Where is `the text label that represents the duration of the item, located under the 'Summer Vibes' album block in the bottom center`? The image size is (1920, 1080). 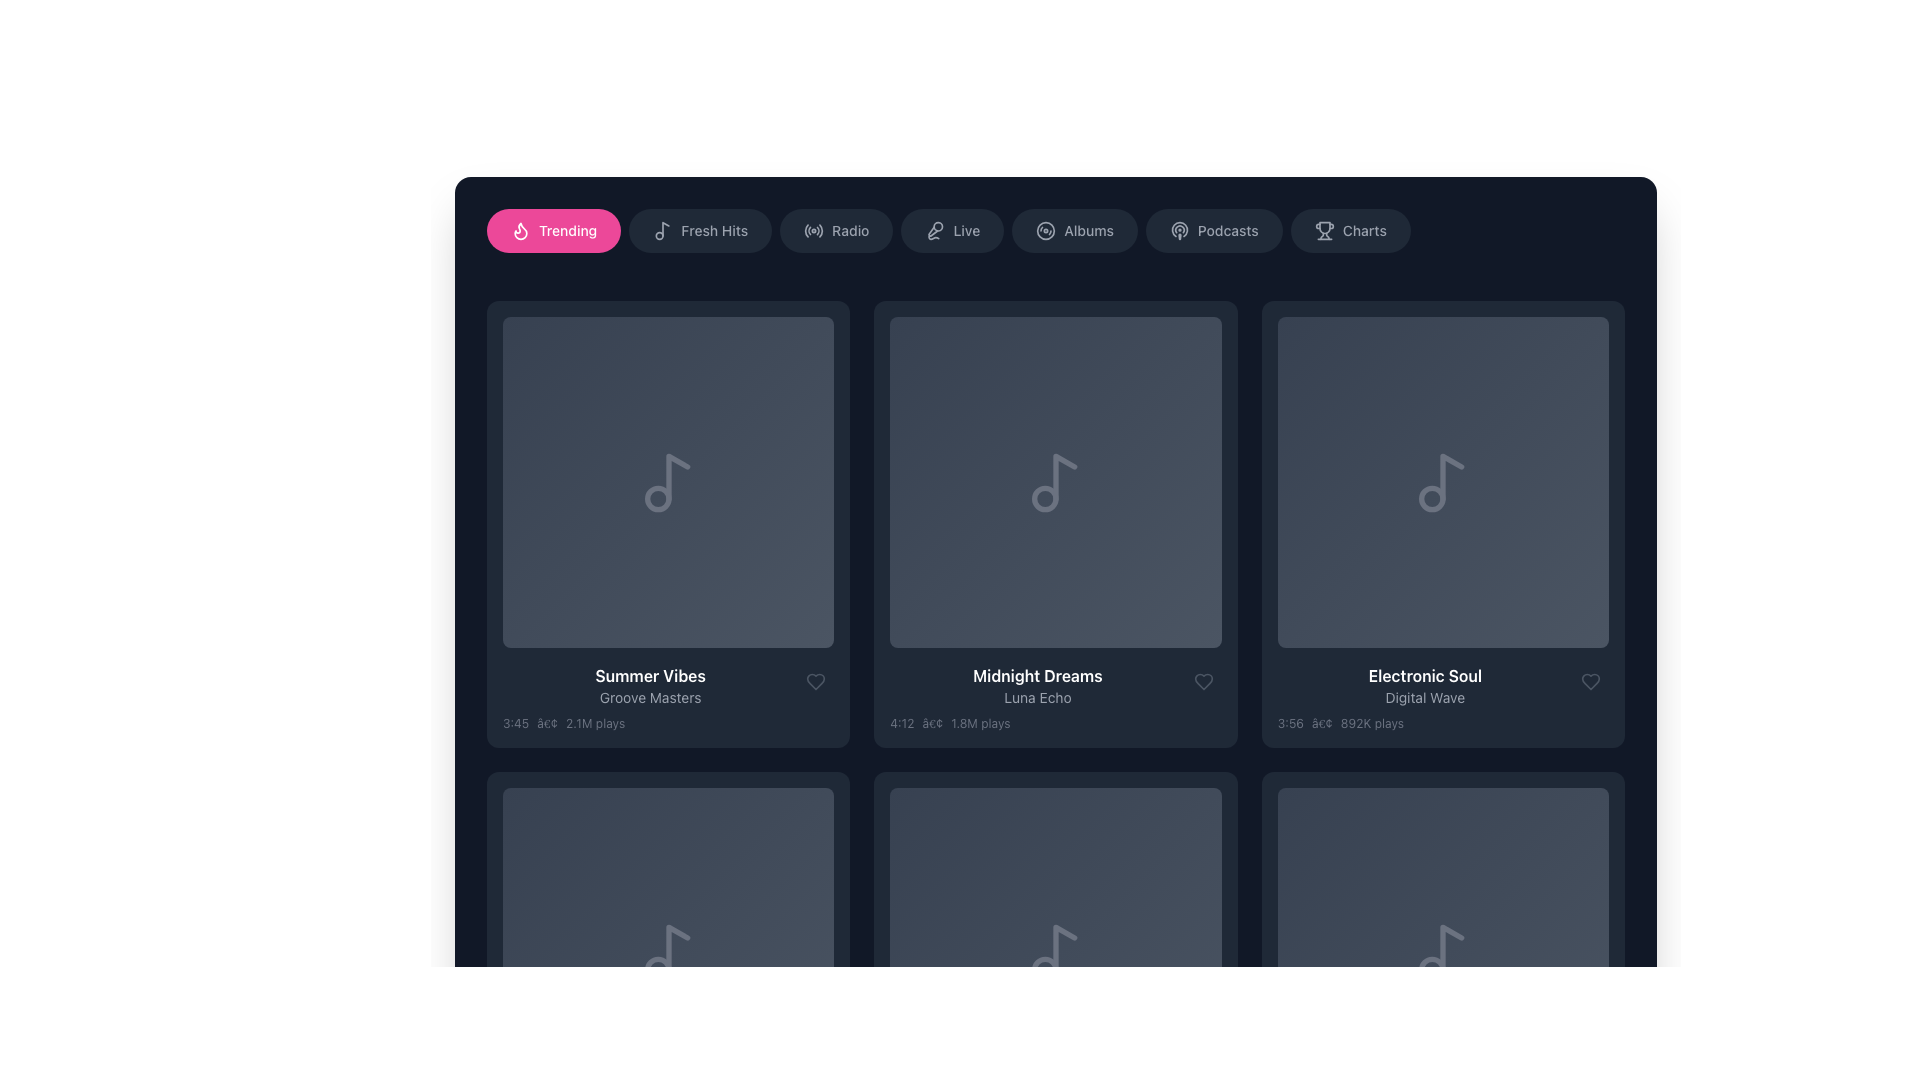
the text label that represents the duration of the item, located under the 'Summer Vibes' album block in the bottom center is located at coordinates (516, 724).